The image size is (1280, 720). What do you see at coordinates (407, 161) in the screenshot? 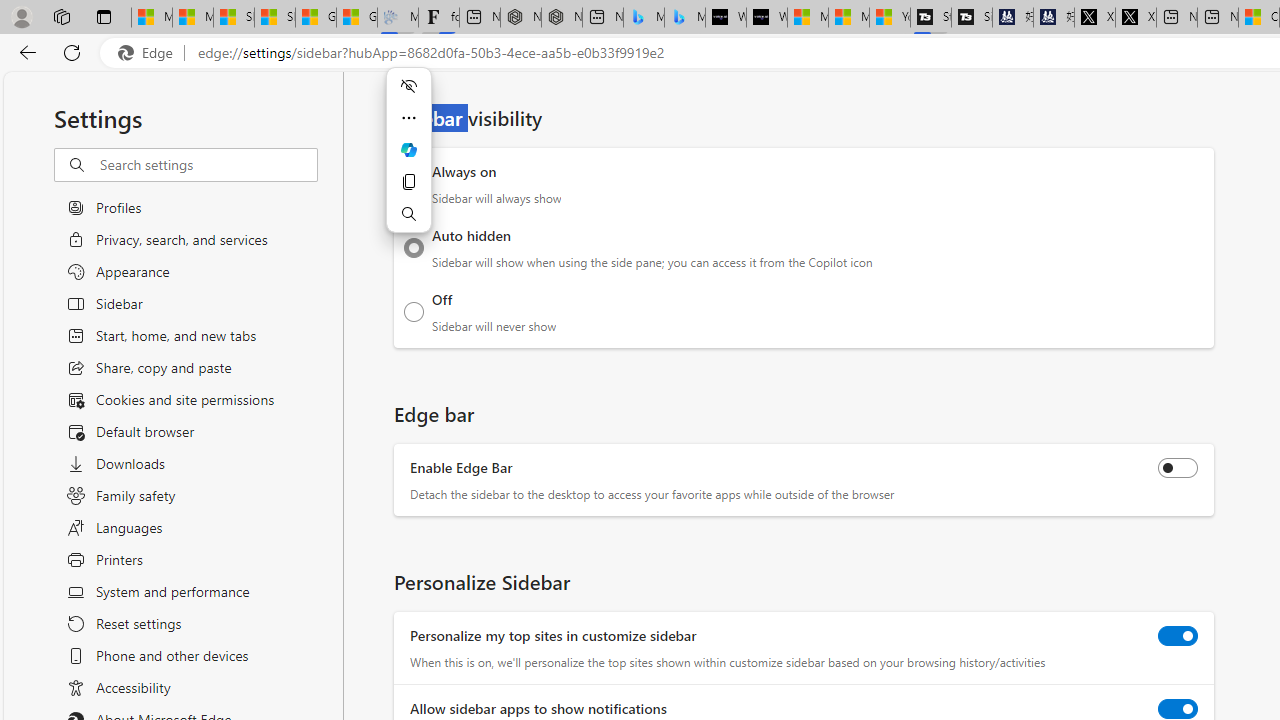
I see `'Mini menu on text selection'` at bounding box center [407, 161].